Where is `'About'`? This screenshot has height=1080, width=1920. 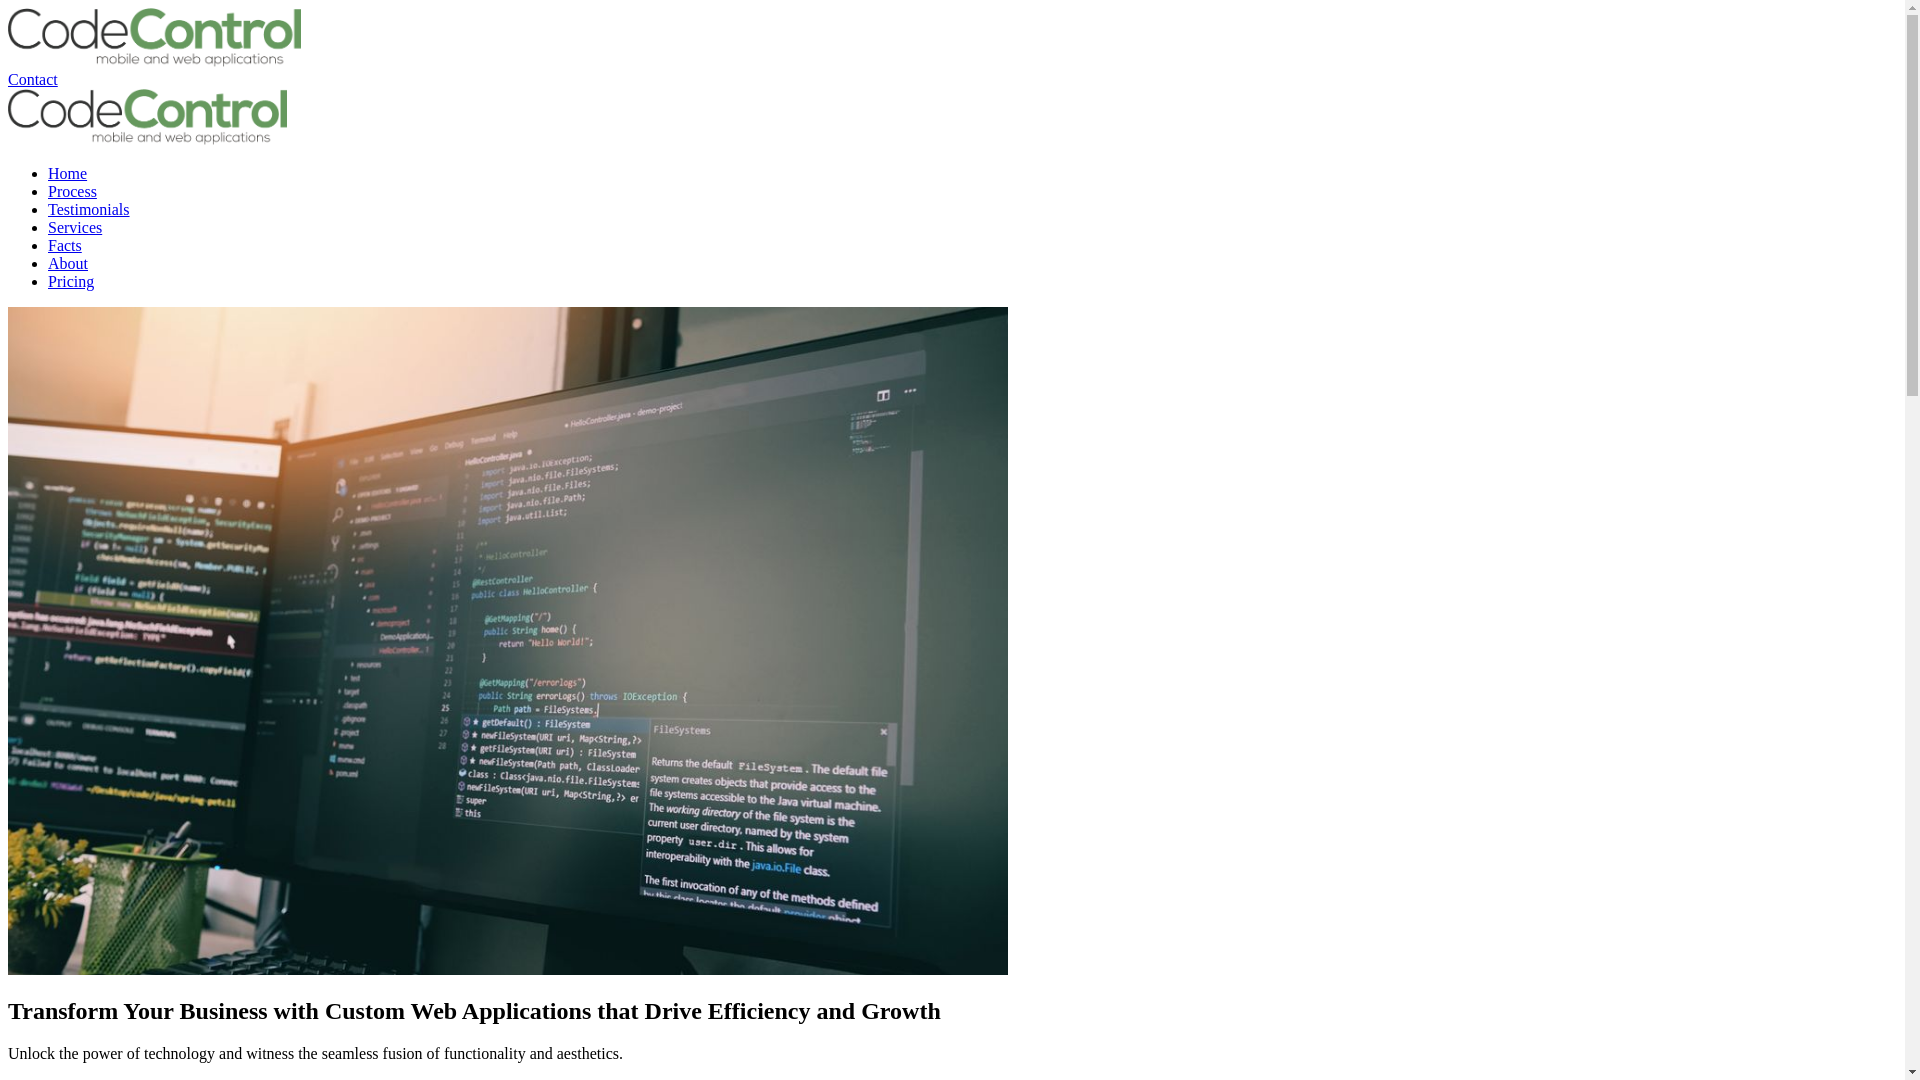
'About' is located at coordinates (67, 262).